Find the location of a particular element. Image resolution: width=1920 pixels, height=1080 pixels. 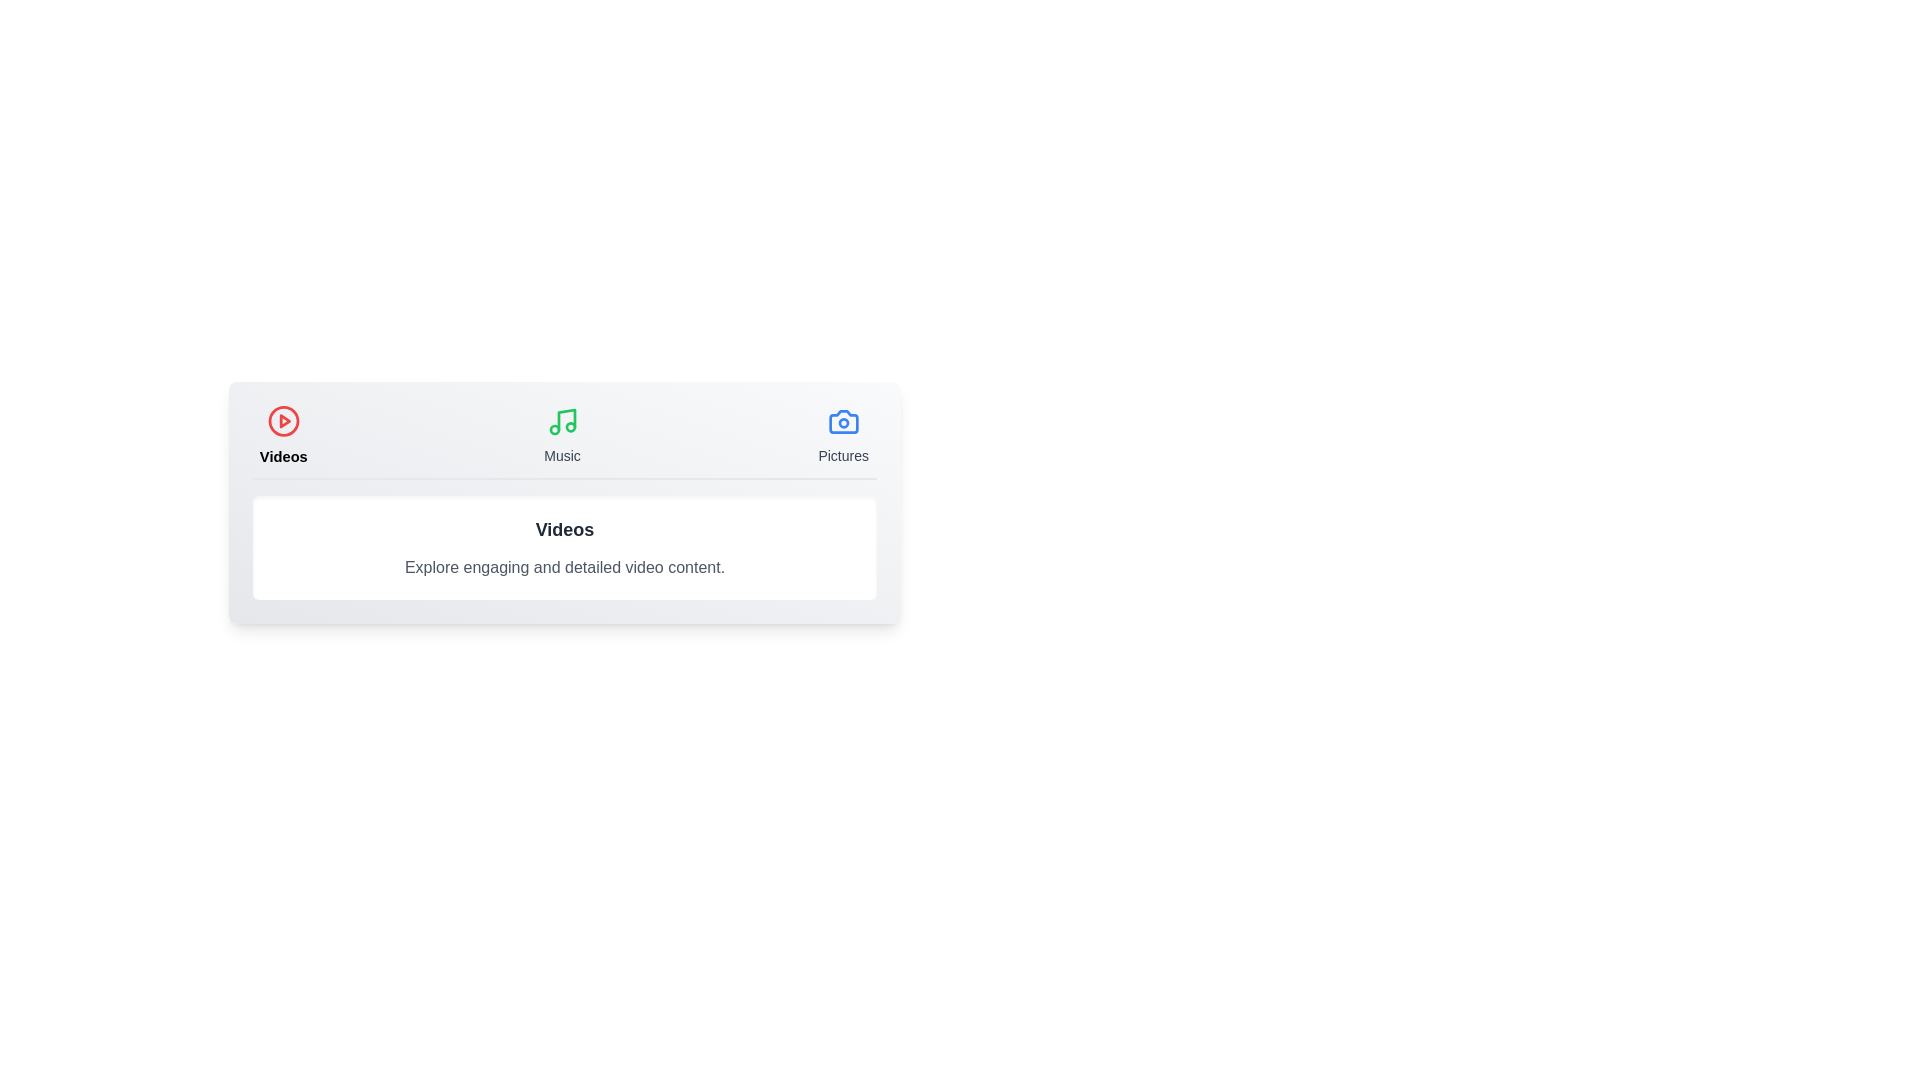

the icon of the Pictures tab to activate it is located at coordinates (843, 420).